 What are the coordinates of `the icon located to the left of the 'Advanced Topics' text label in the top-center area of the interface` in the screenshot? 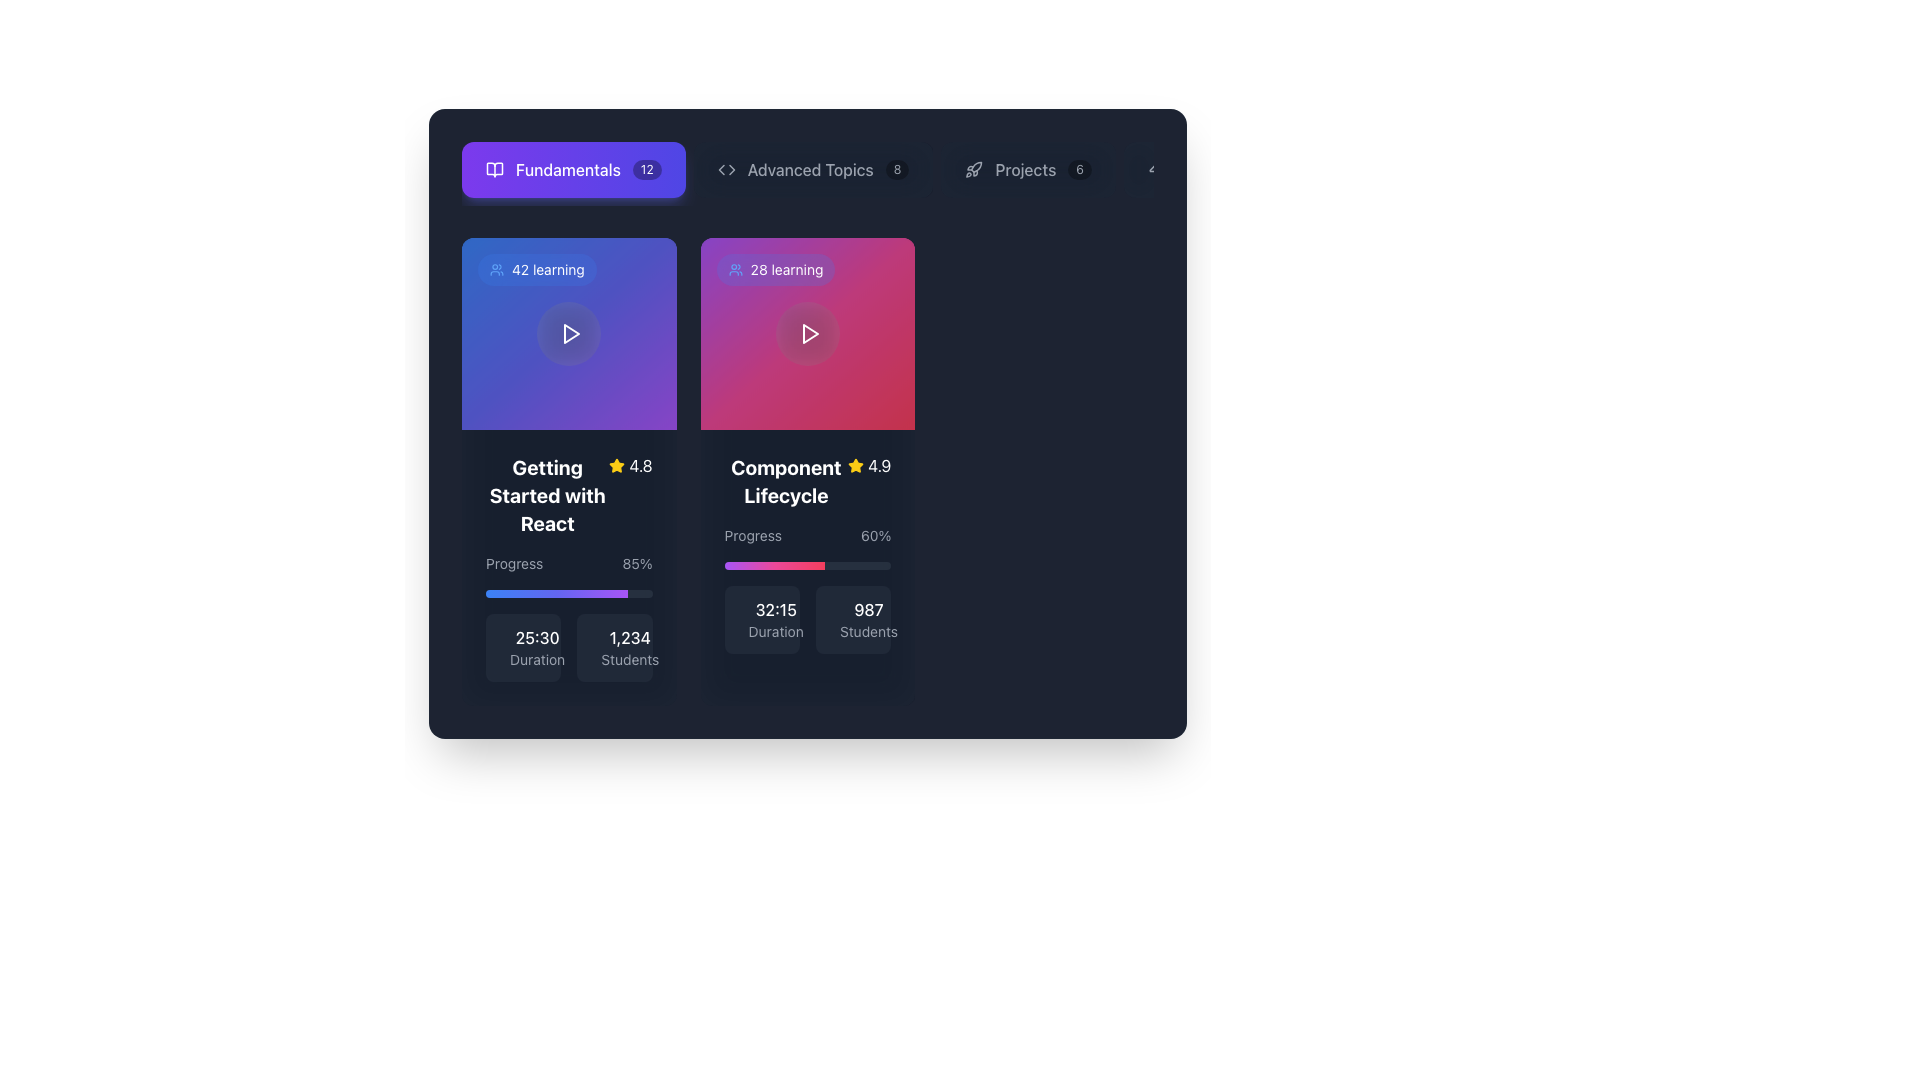 It's located at (725, 168).